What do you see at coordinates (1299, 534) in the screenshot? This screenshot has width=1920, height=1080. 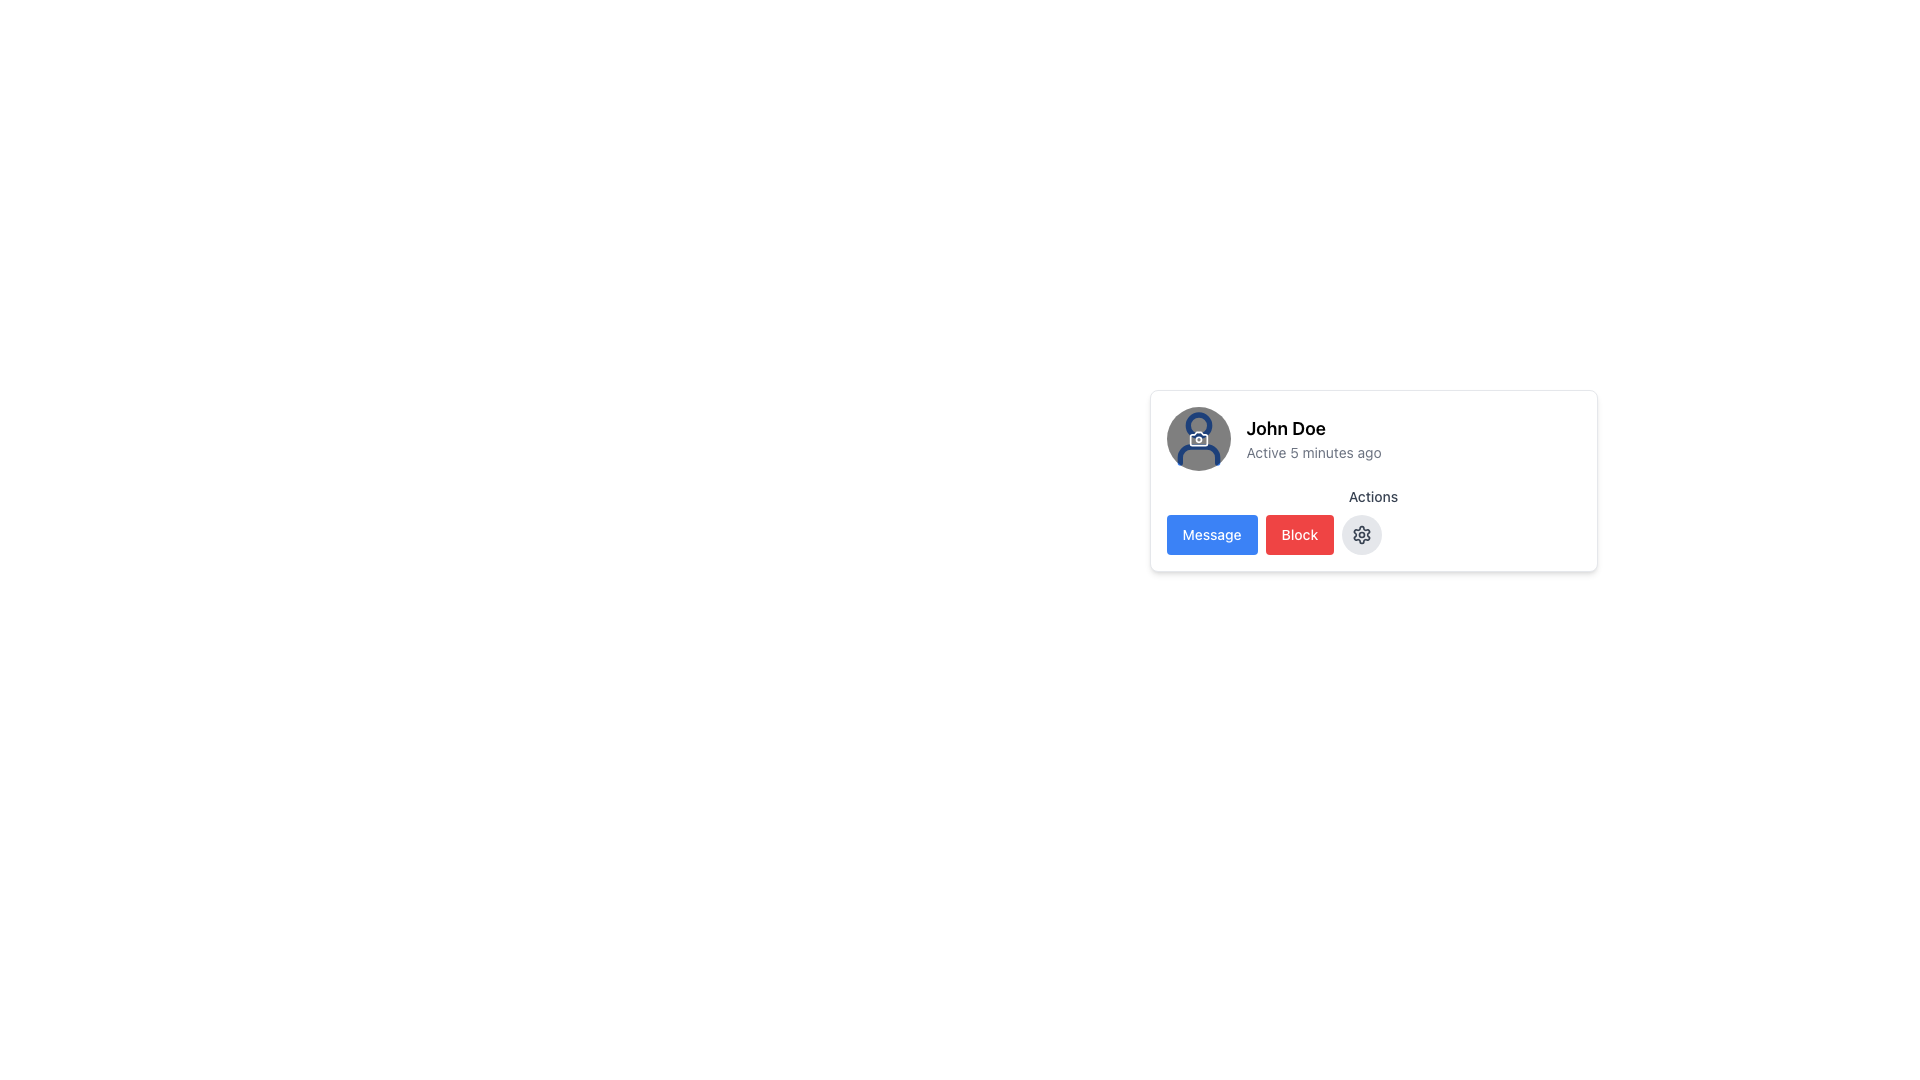 I see `the 'Block User' button located to the right of the blue 'Message' button in the 'Actions' section of the card layout` at bounding box center [1299, 534].